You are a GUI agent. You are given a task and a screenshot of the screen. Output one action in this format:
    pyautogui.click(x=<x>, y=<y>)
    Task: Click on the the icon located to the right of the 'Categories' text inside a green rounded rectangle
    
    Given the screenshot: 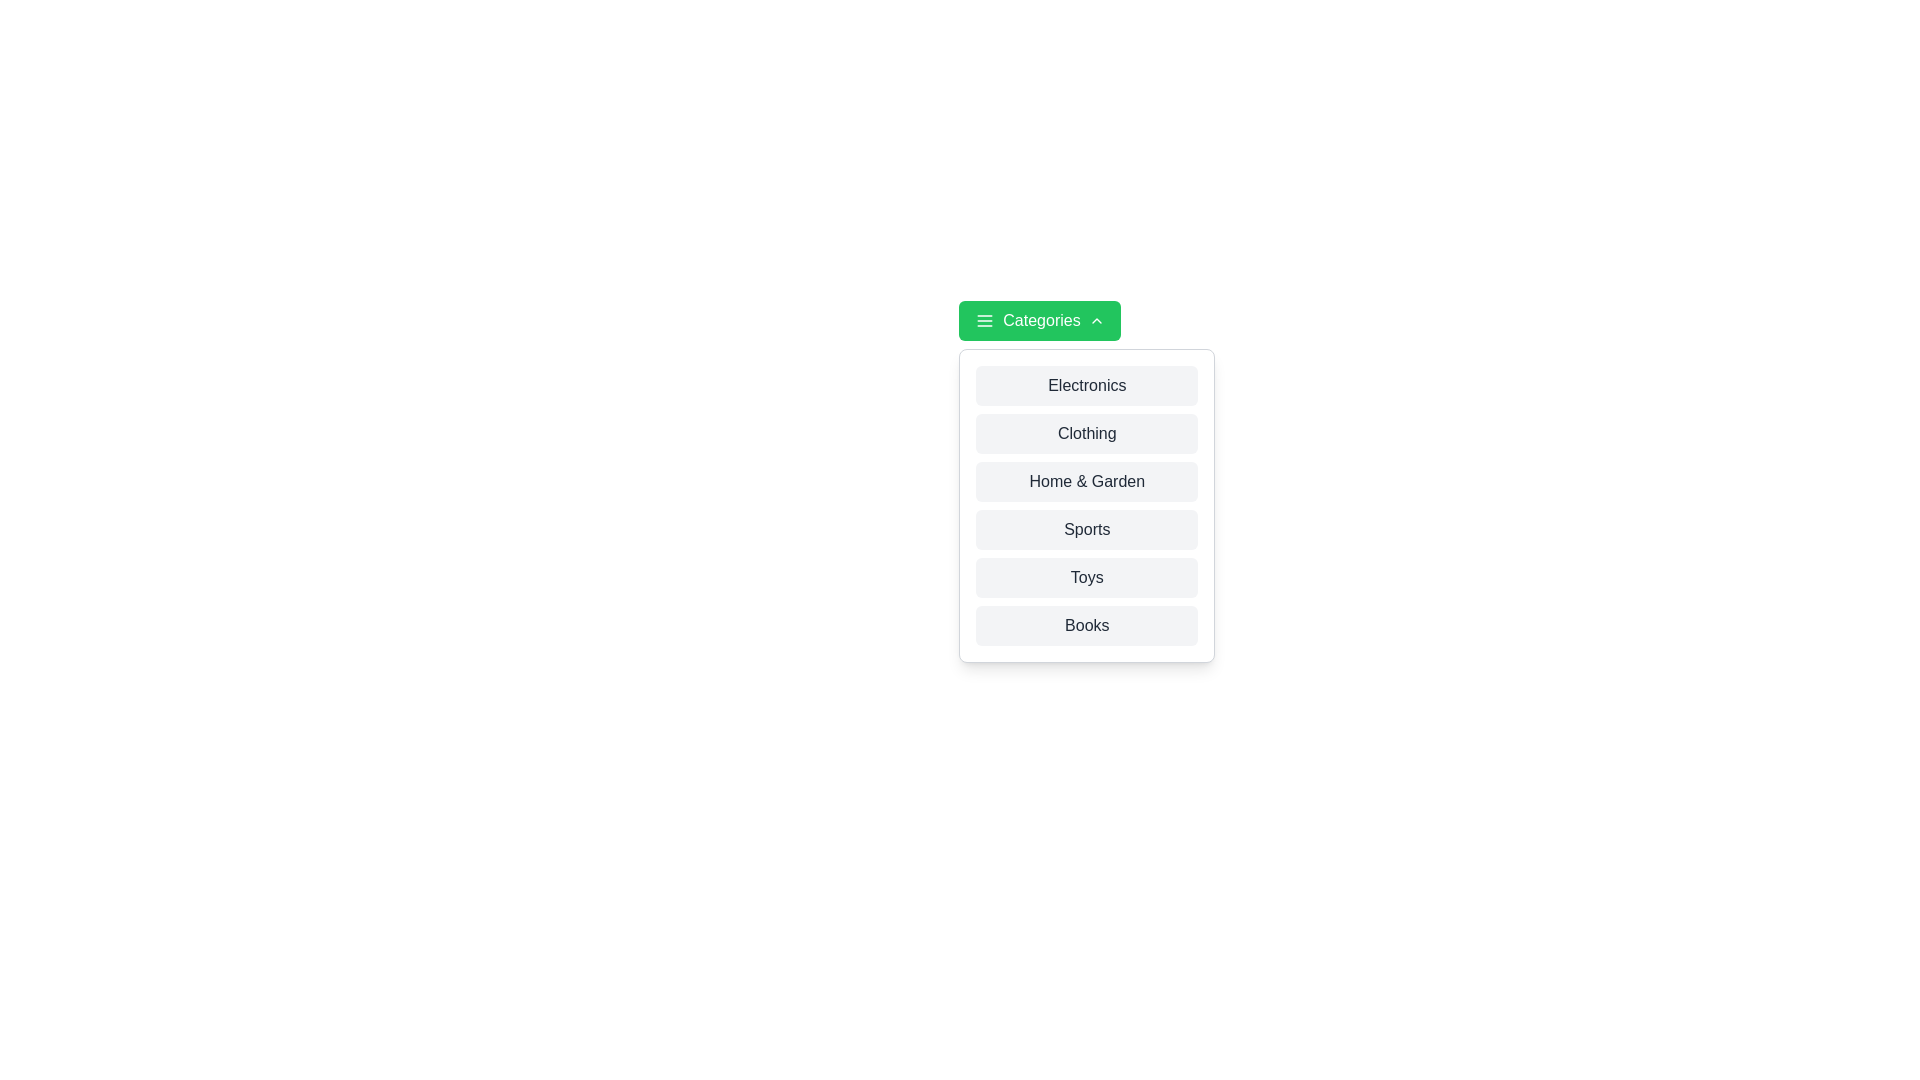 What is the action you would take?
    pyautogui.click(x=1095, y=319)
    